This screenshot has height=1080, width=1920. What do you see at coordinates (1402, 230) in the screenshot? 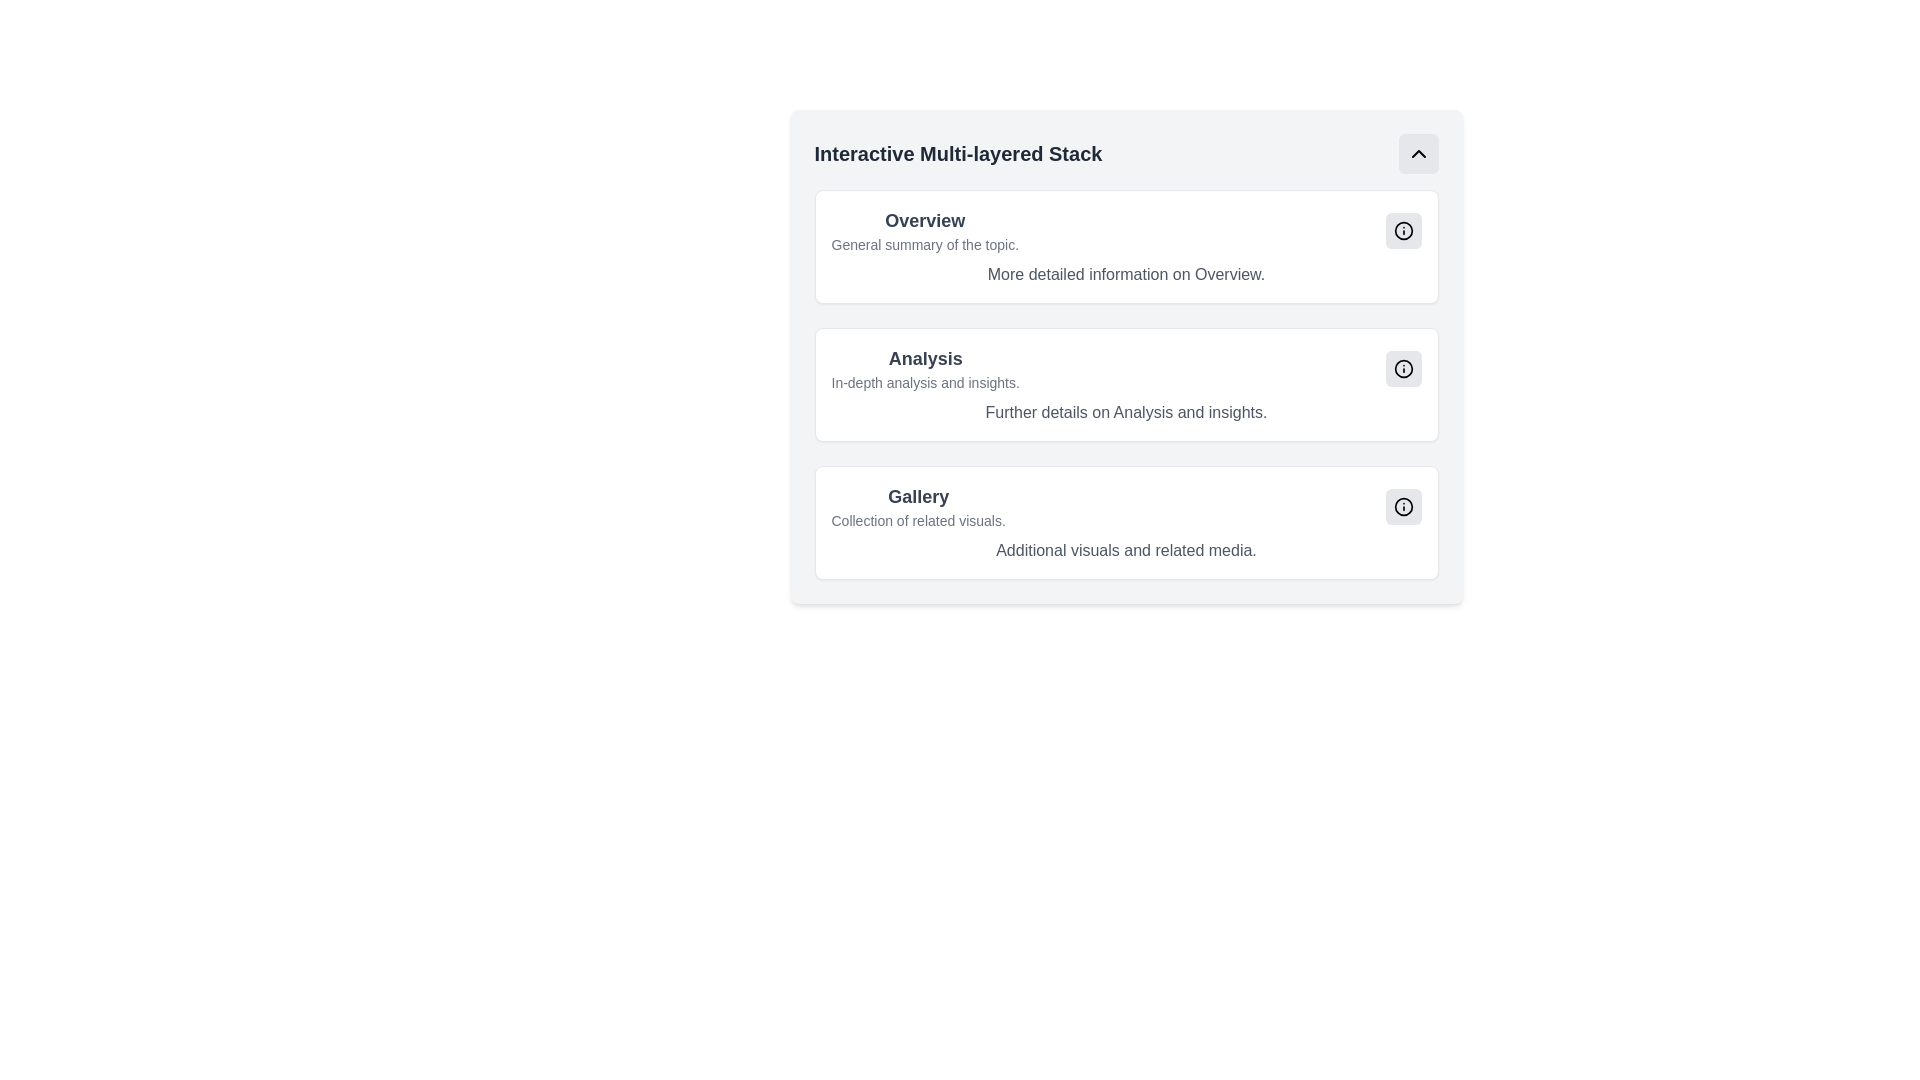
I see `the circular information icon with a light gray background and dark gray 'i' symbol located at the right end of the 'Overview' section` at bounding box center [1402, 230].